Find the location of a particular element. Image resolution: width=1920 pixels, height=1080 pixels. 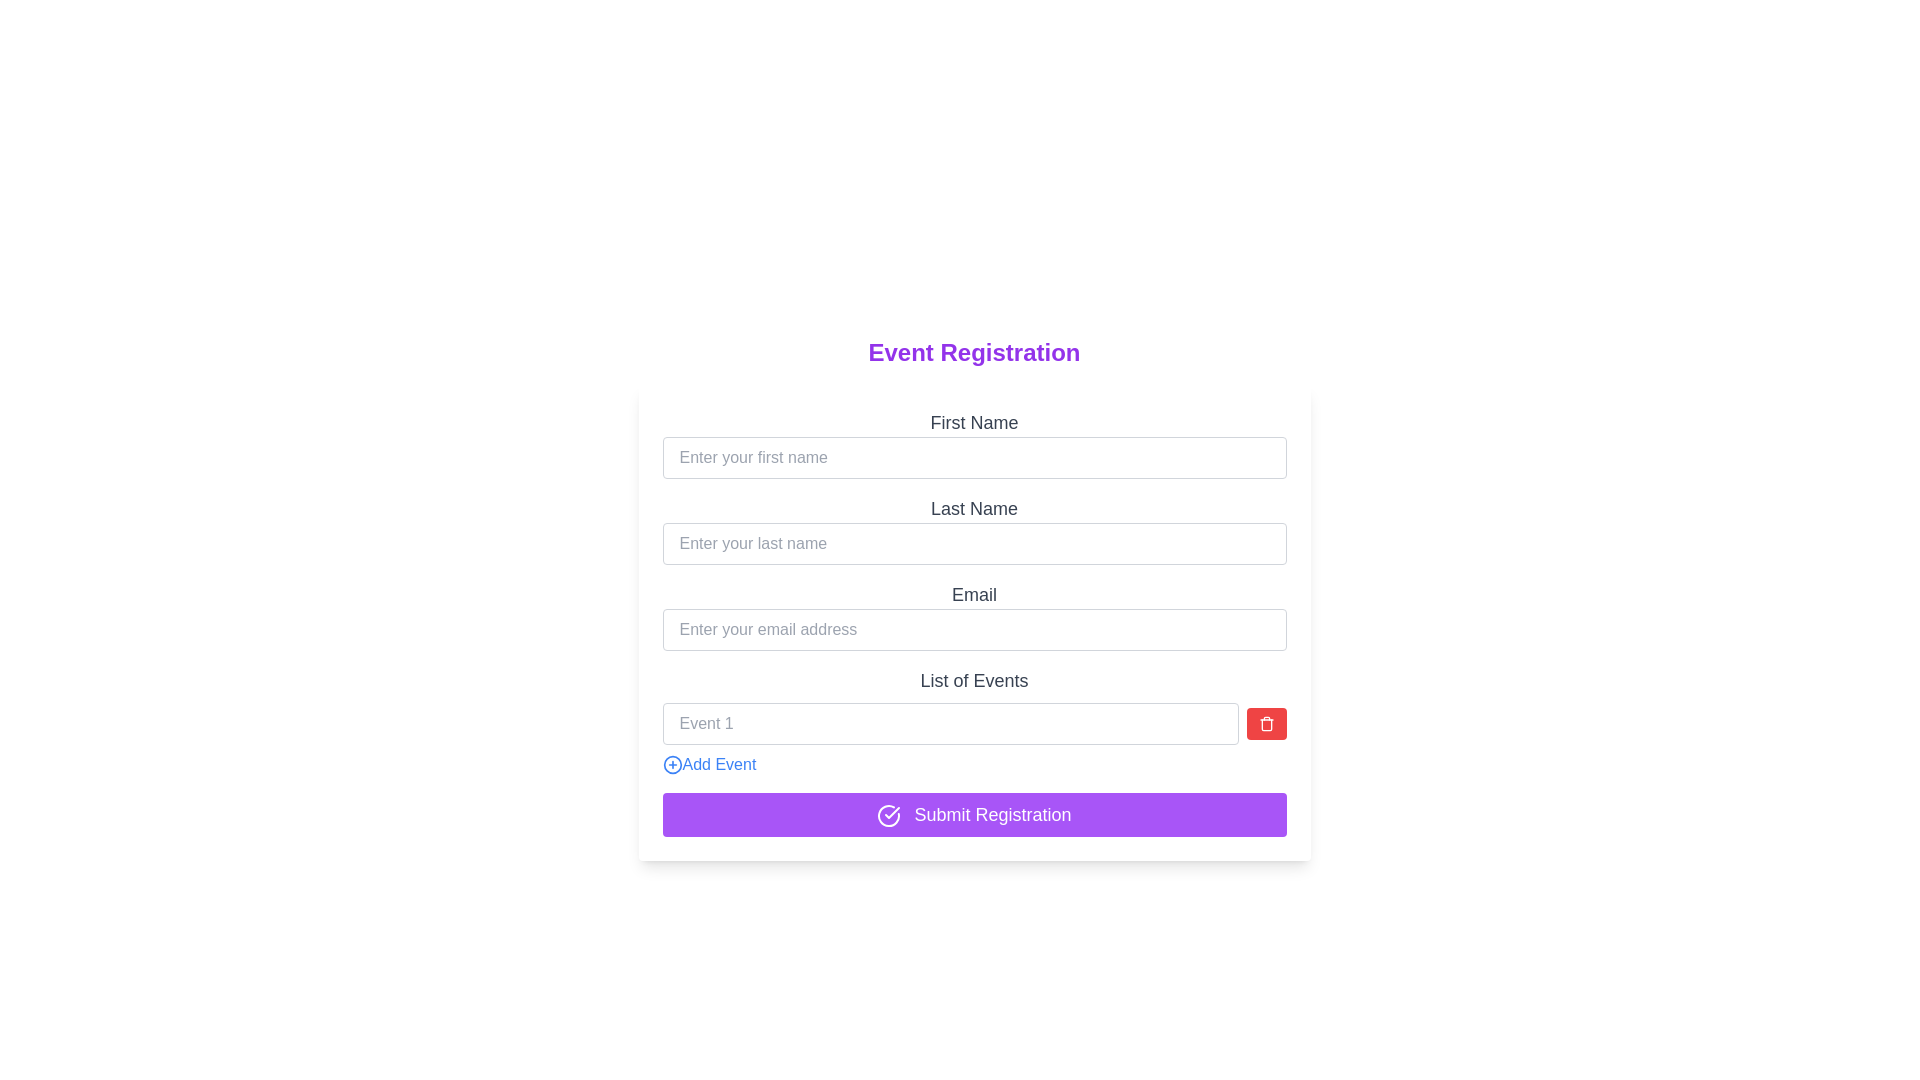

the trash bin icon within the red button located next to the 'Event 1' text field is located at coordinates (1265, 724).